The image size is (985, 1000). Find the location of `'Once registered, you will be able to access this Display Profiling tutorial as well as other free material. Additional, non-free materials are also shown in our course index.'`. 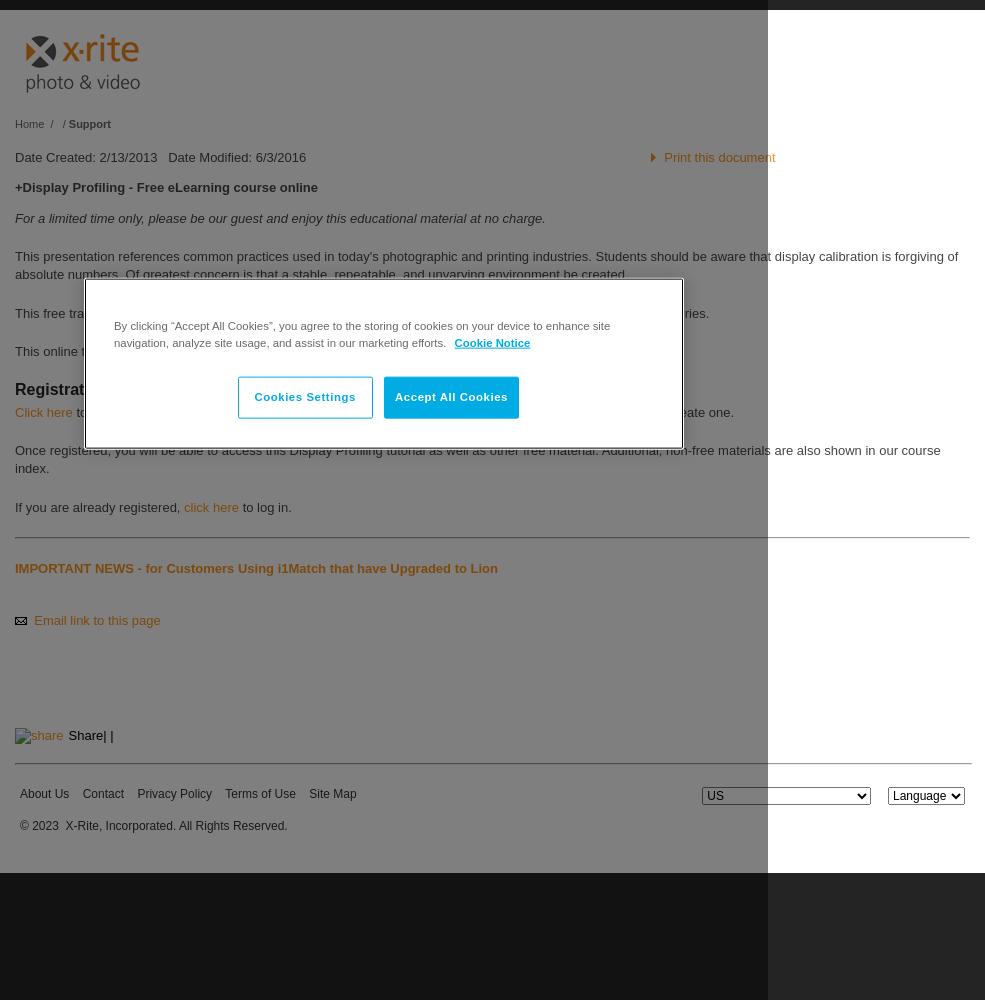

'Once registered, you will be able to access this Display Profiling tutorial as well as other free material. Additional, non-free materials are also shown in our course index.' is located at coordinates (476, 458).